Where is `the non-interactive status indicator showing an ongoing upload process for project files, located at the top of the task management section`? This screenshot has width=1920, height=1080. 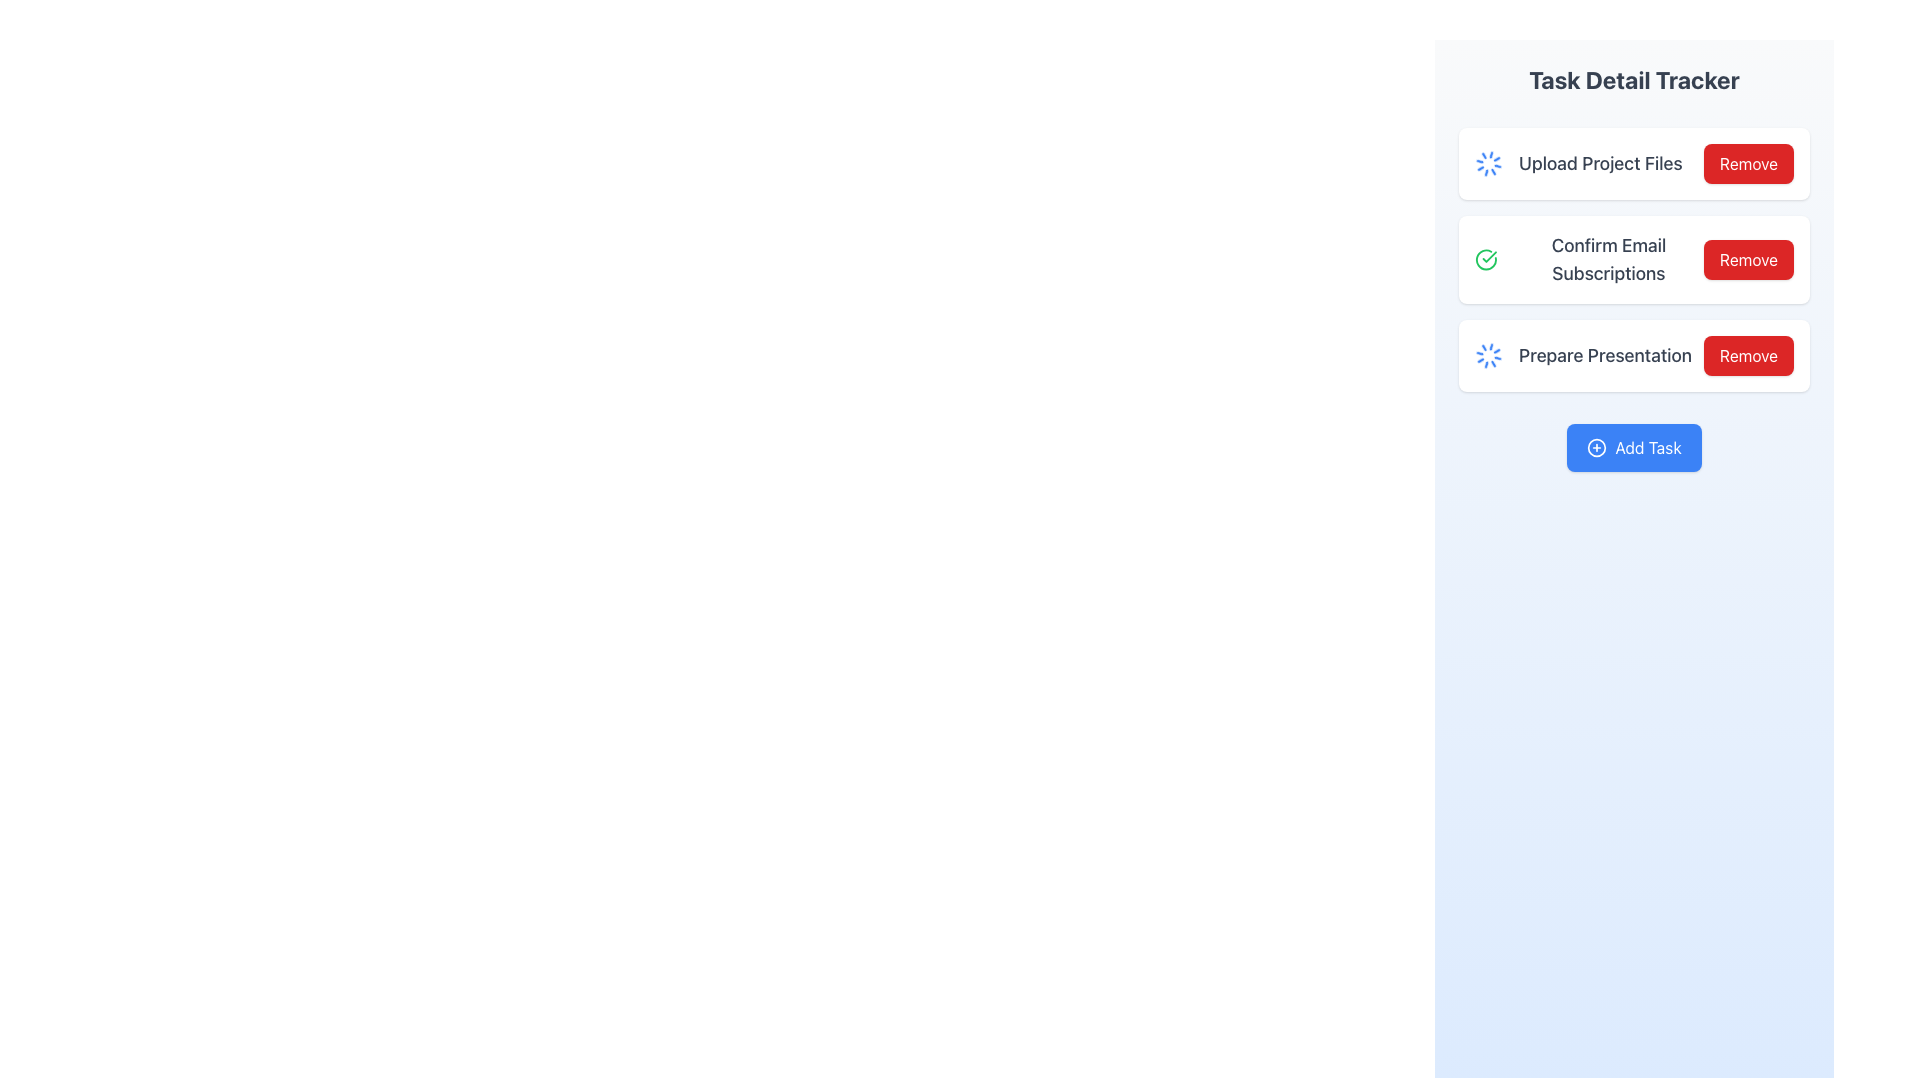 the non-interactive status indicator showing an ongoing upload process for project files, located at the top of the task management section is located at coordinates (1577, 163).